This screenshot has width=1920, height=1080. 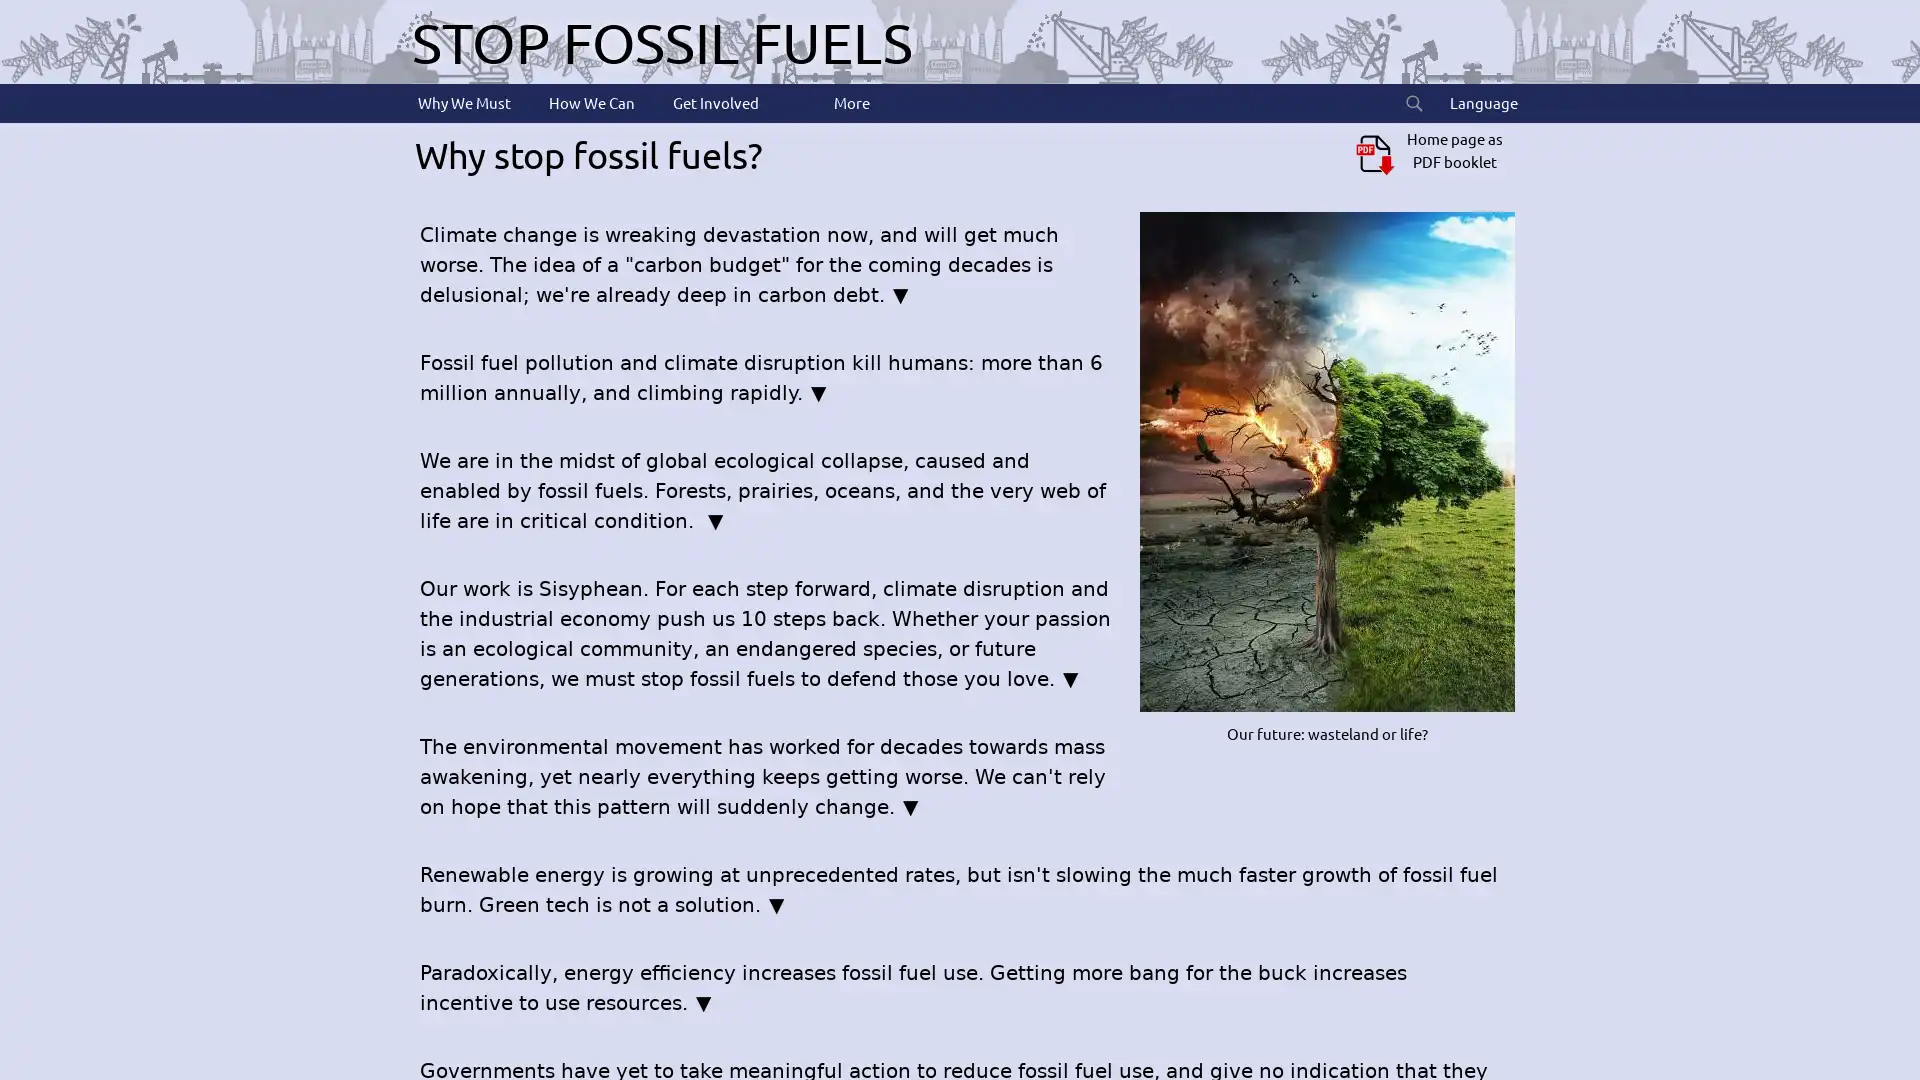 What do you see at coordinates (459, 103) in the screenshot?
I see `Why We Must` at bounding box center [459, 103].